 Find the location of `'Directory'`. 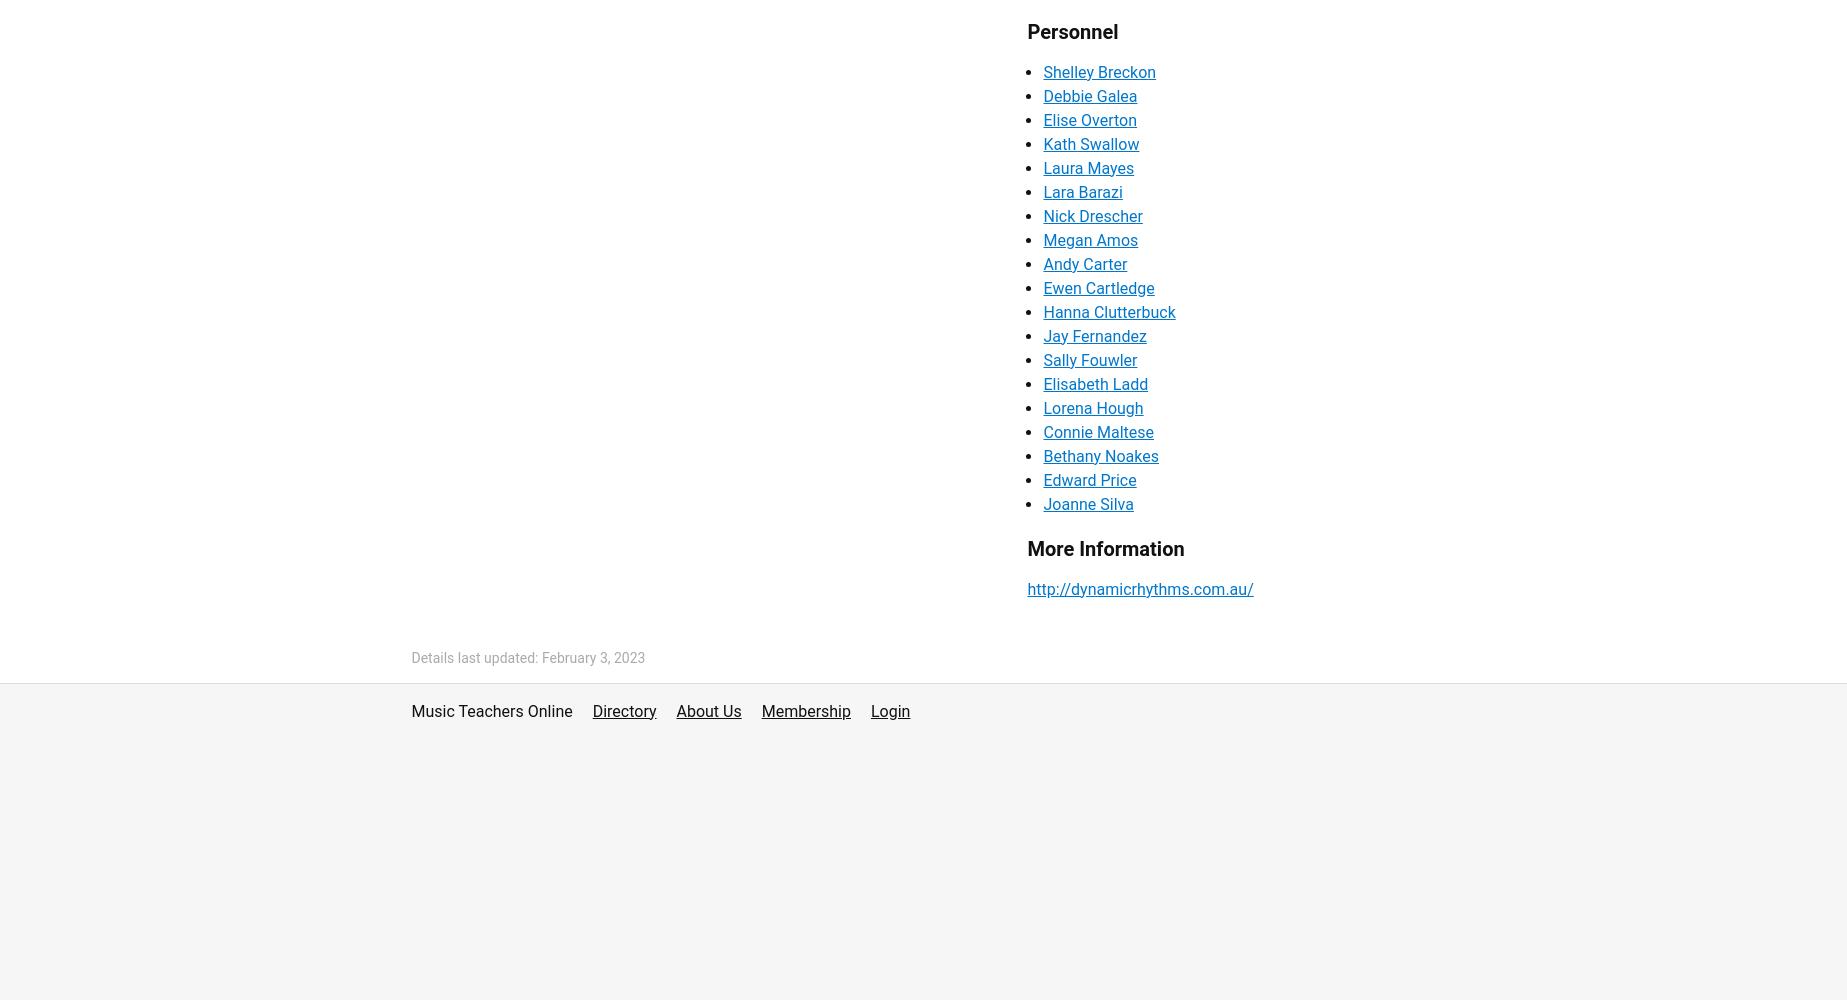

'Directory' is located at coordinates (623, 709).